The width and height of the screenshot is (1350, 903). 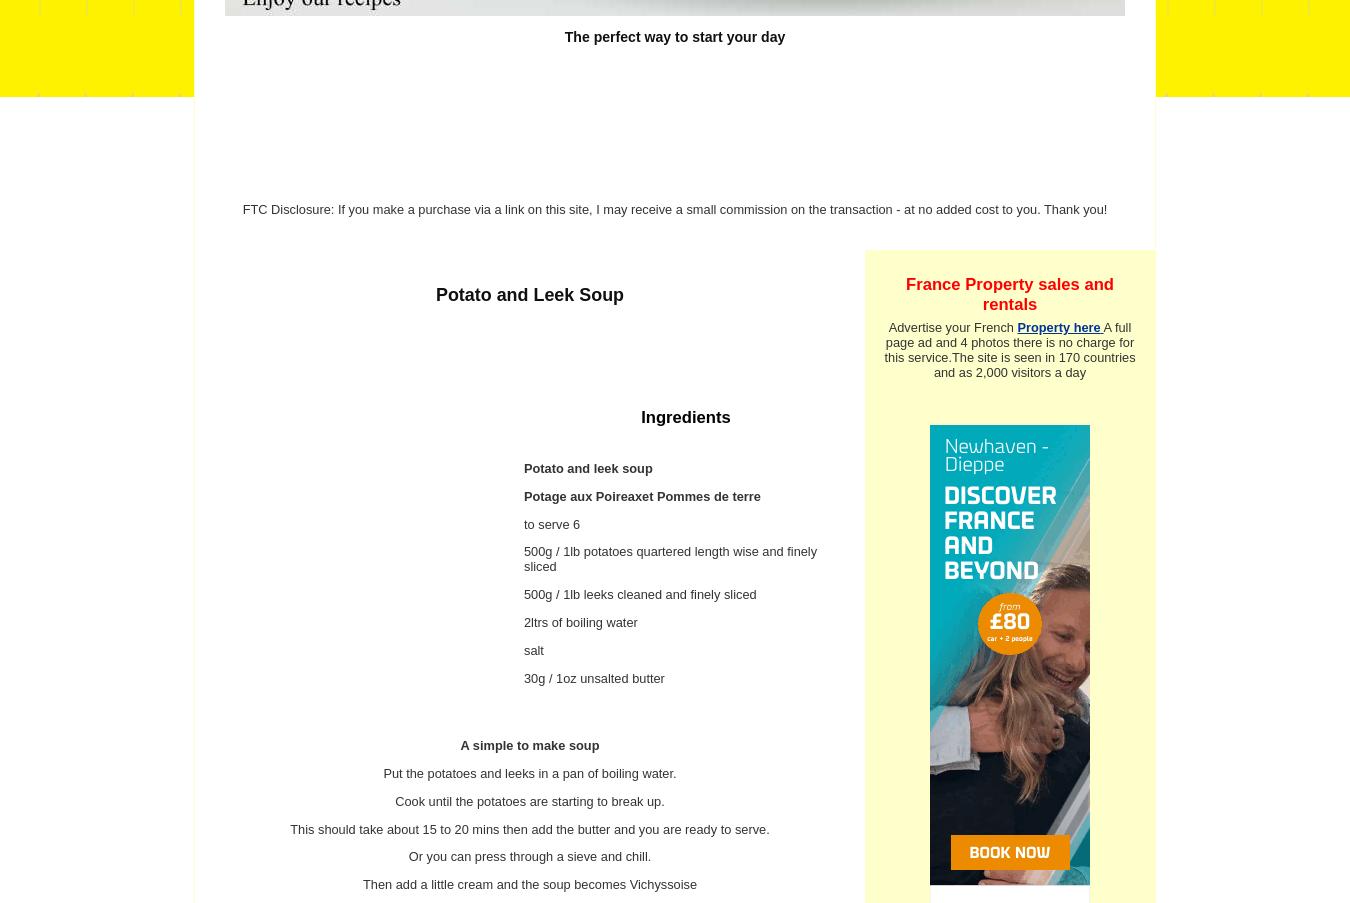 What do you see at coordinates (288, 827) in the screenshot?
I see `'This should take about 15 to 20 mins then
add the butter and you are ready to serve.'` at bounding box center [288, 827].